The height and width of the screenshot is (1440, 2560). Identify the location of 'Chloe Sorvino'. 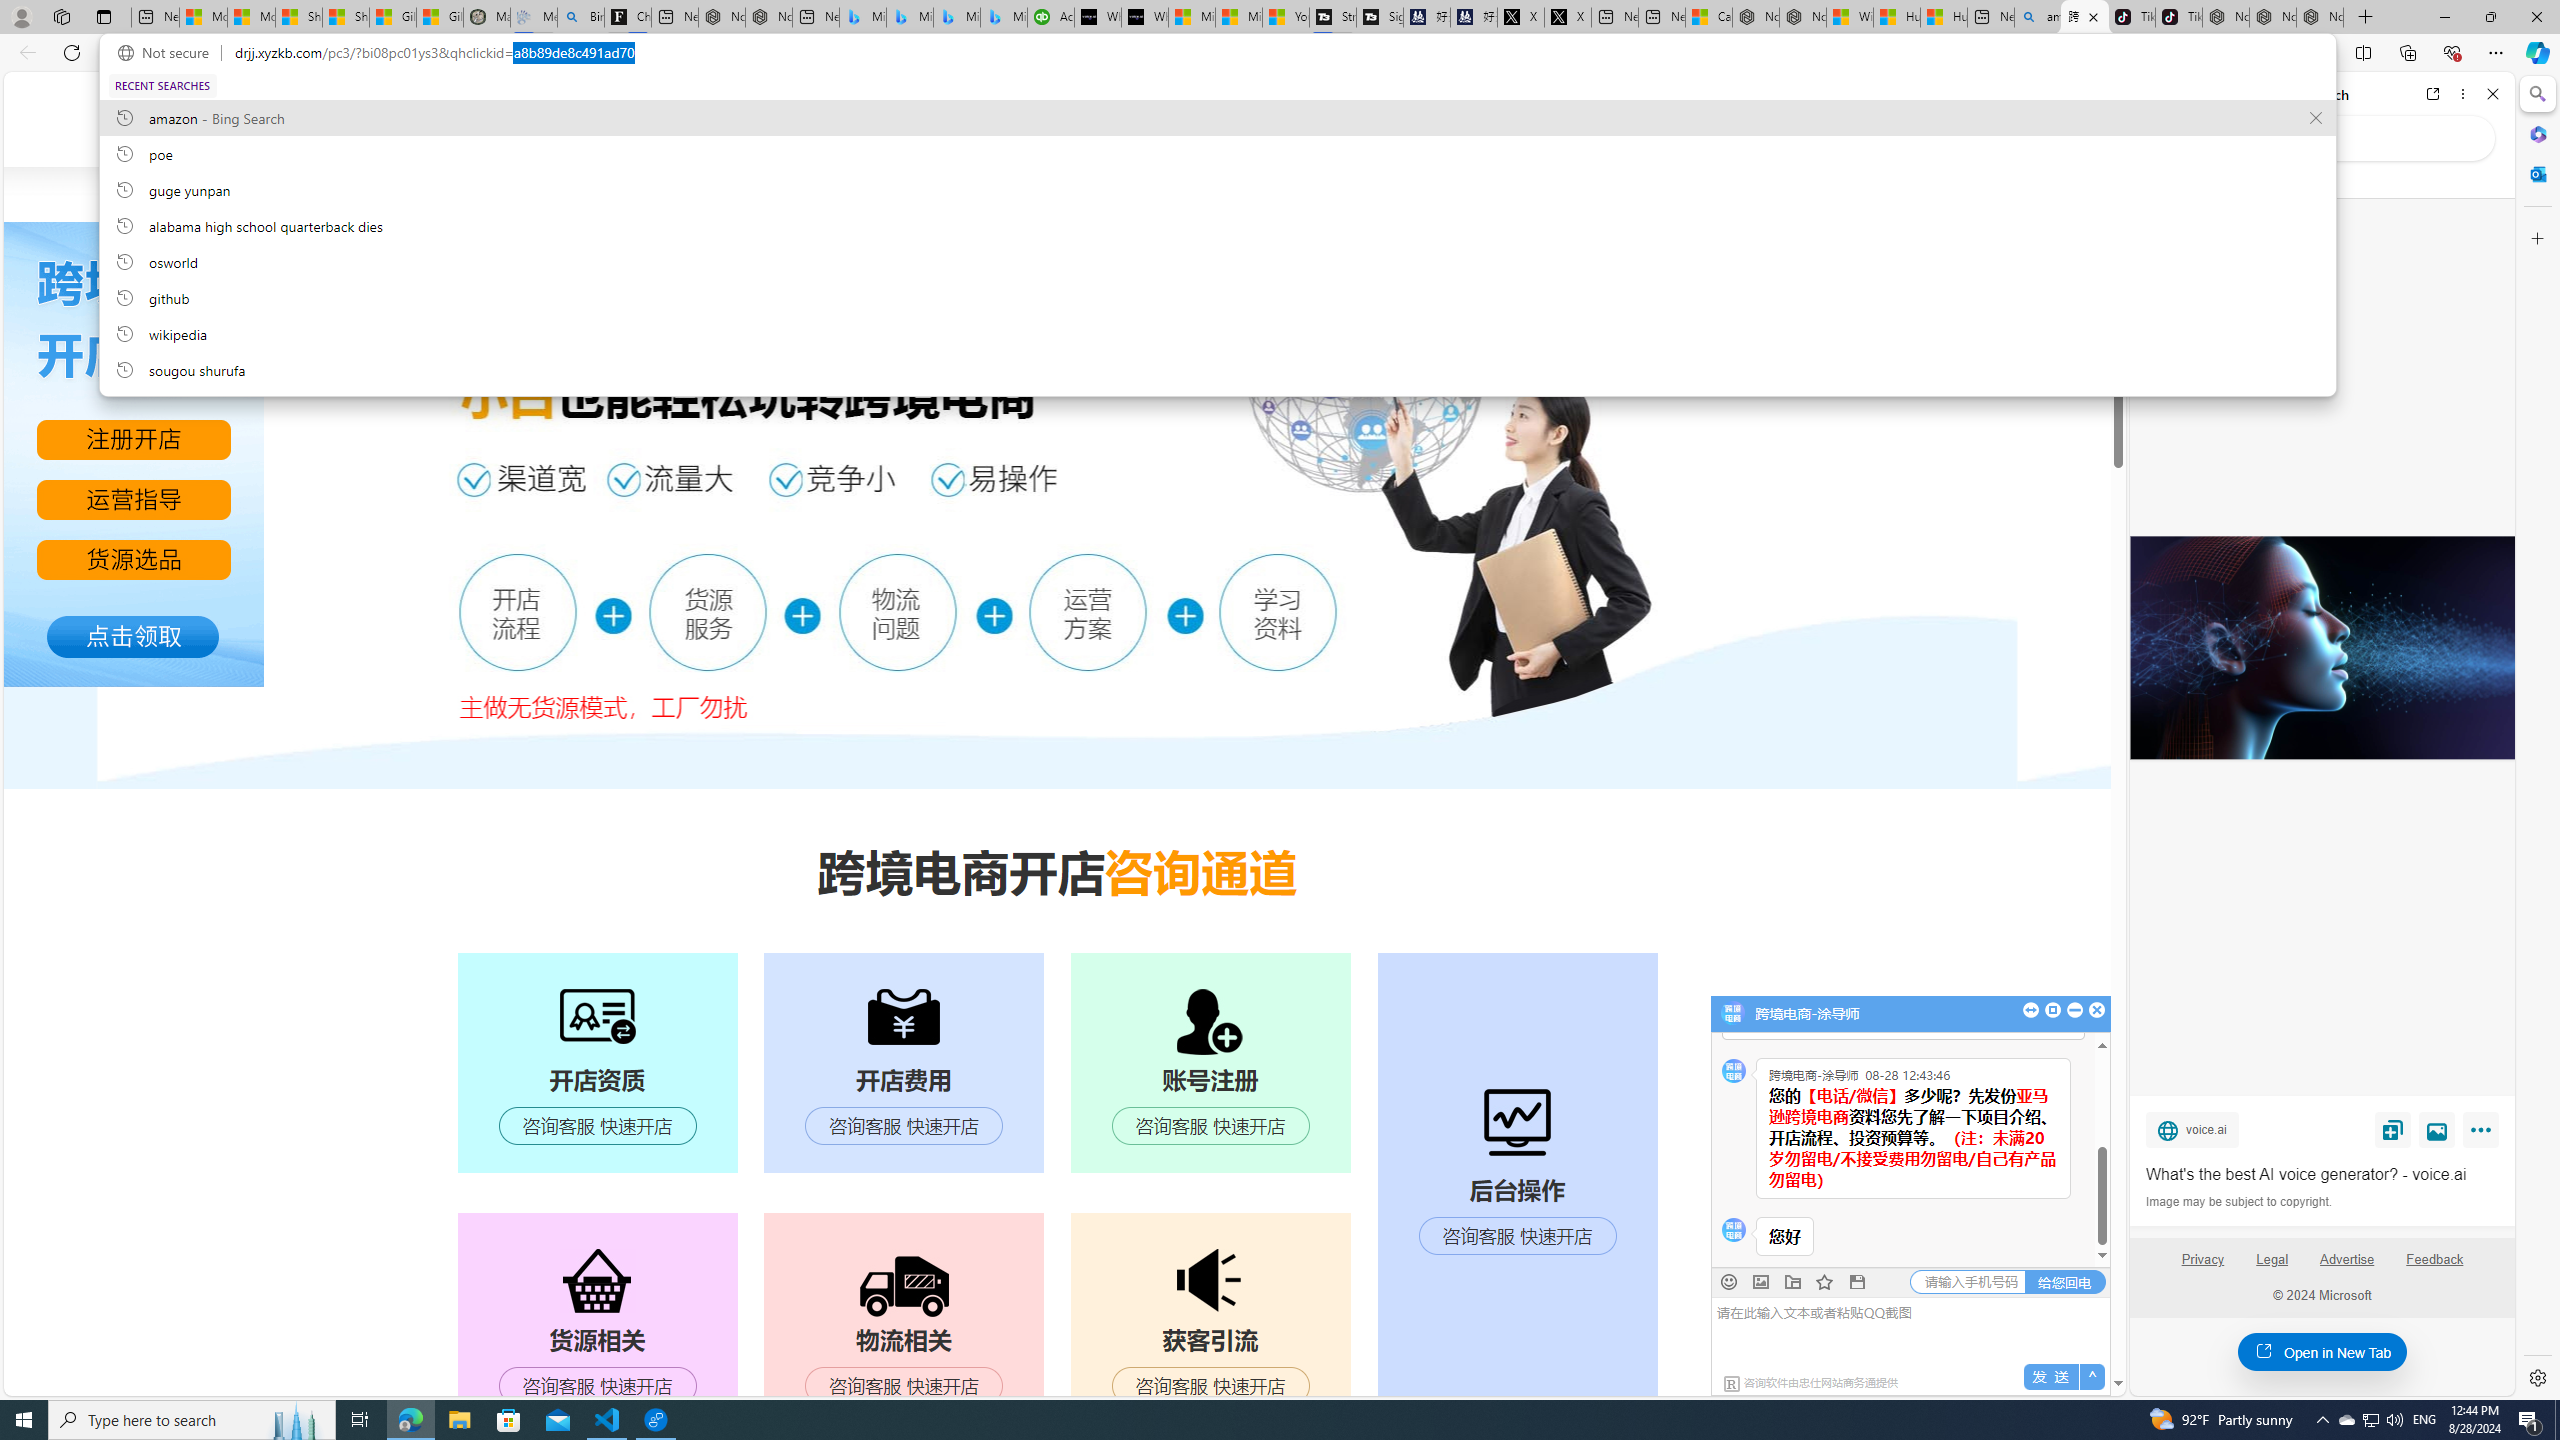
(627, 16).